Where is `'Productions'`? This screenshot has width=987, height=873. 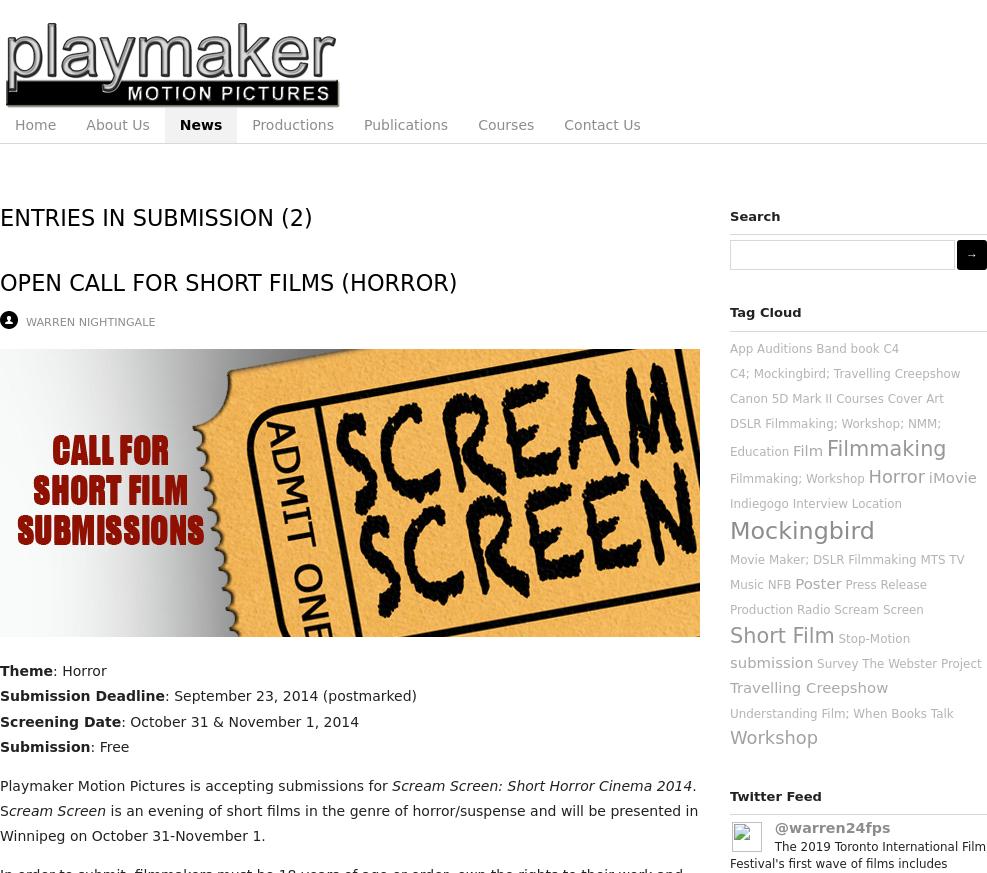
'Productions' is located at coordinates (251, 125).